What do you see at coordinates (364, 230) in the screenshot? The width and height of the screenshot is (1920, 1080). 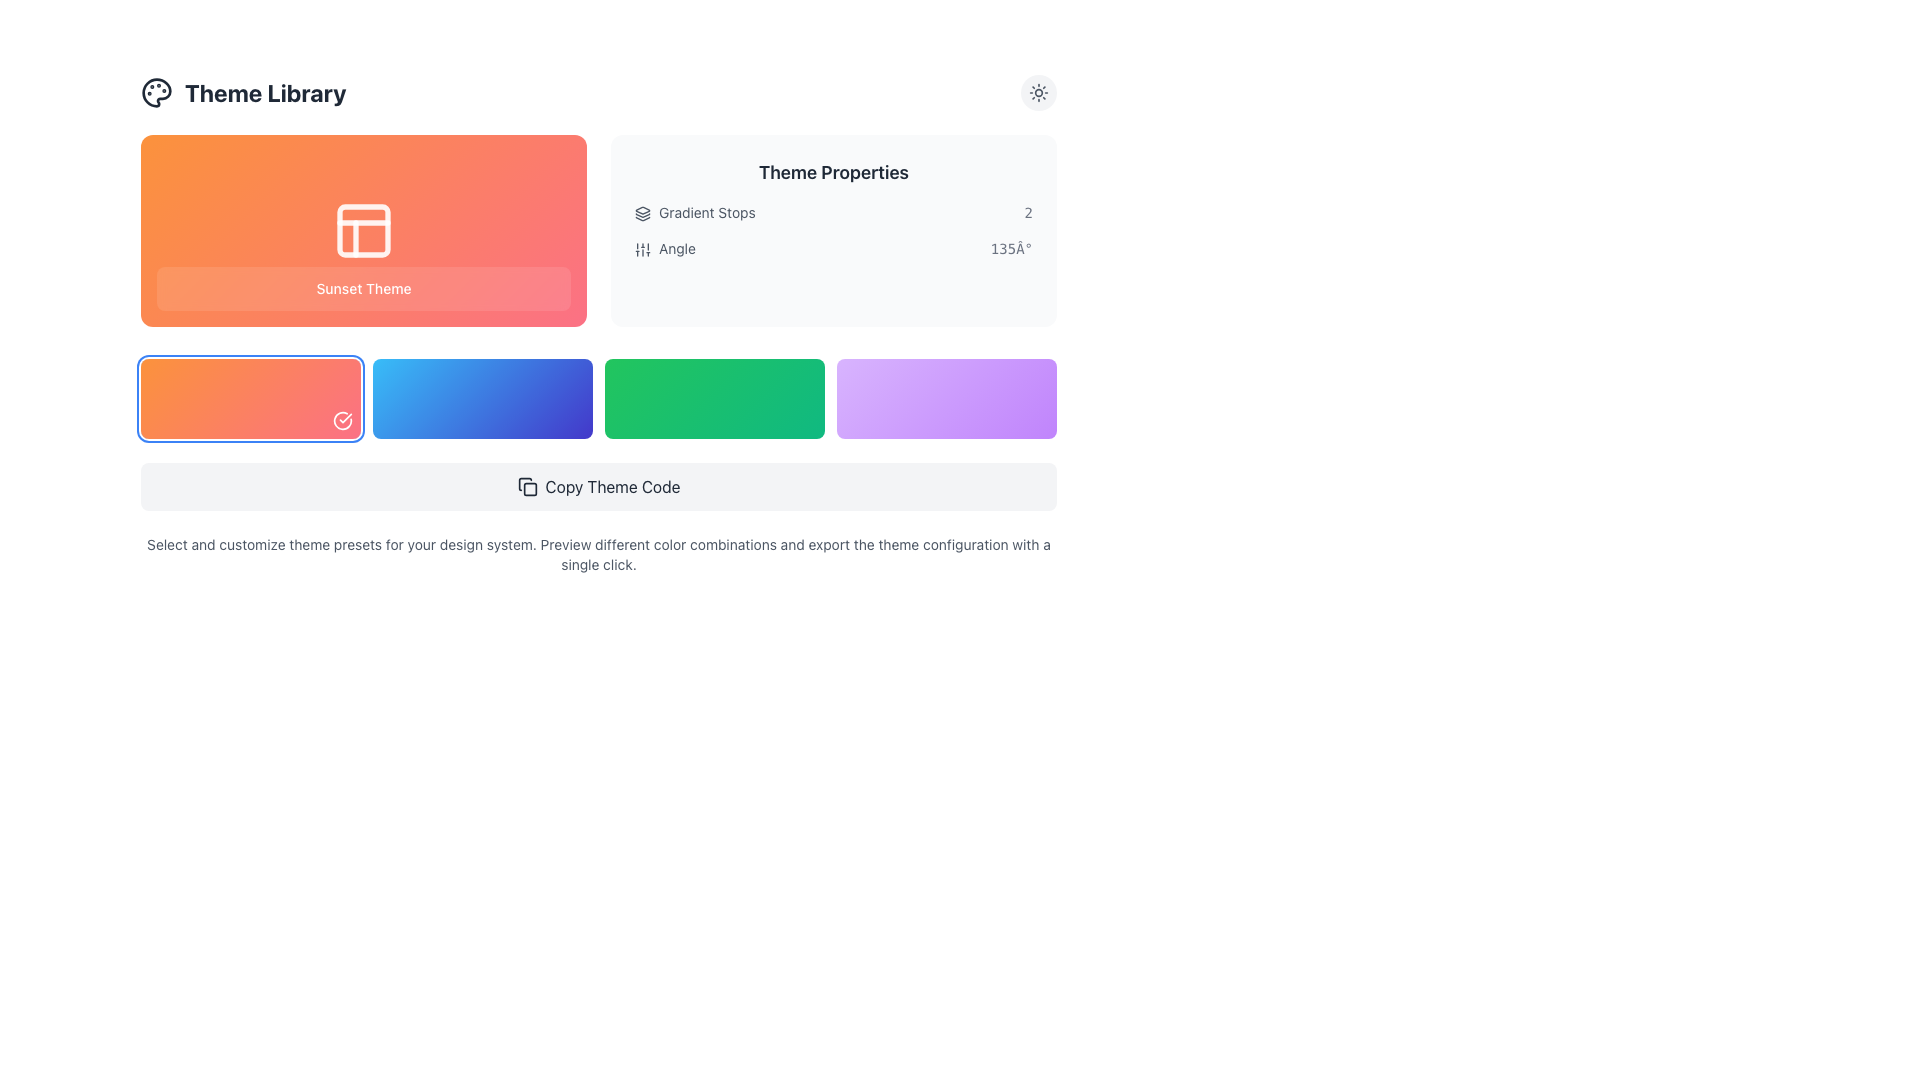 I see `the SVG graphic icon resembling a panel layout within the 'Sunset Theme' card` at bounding box center [364, 230].